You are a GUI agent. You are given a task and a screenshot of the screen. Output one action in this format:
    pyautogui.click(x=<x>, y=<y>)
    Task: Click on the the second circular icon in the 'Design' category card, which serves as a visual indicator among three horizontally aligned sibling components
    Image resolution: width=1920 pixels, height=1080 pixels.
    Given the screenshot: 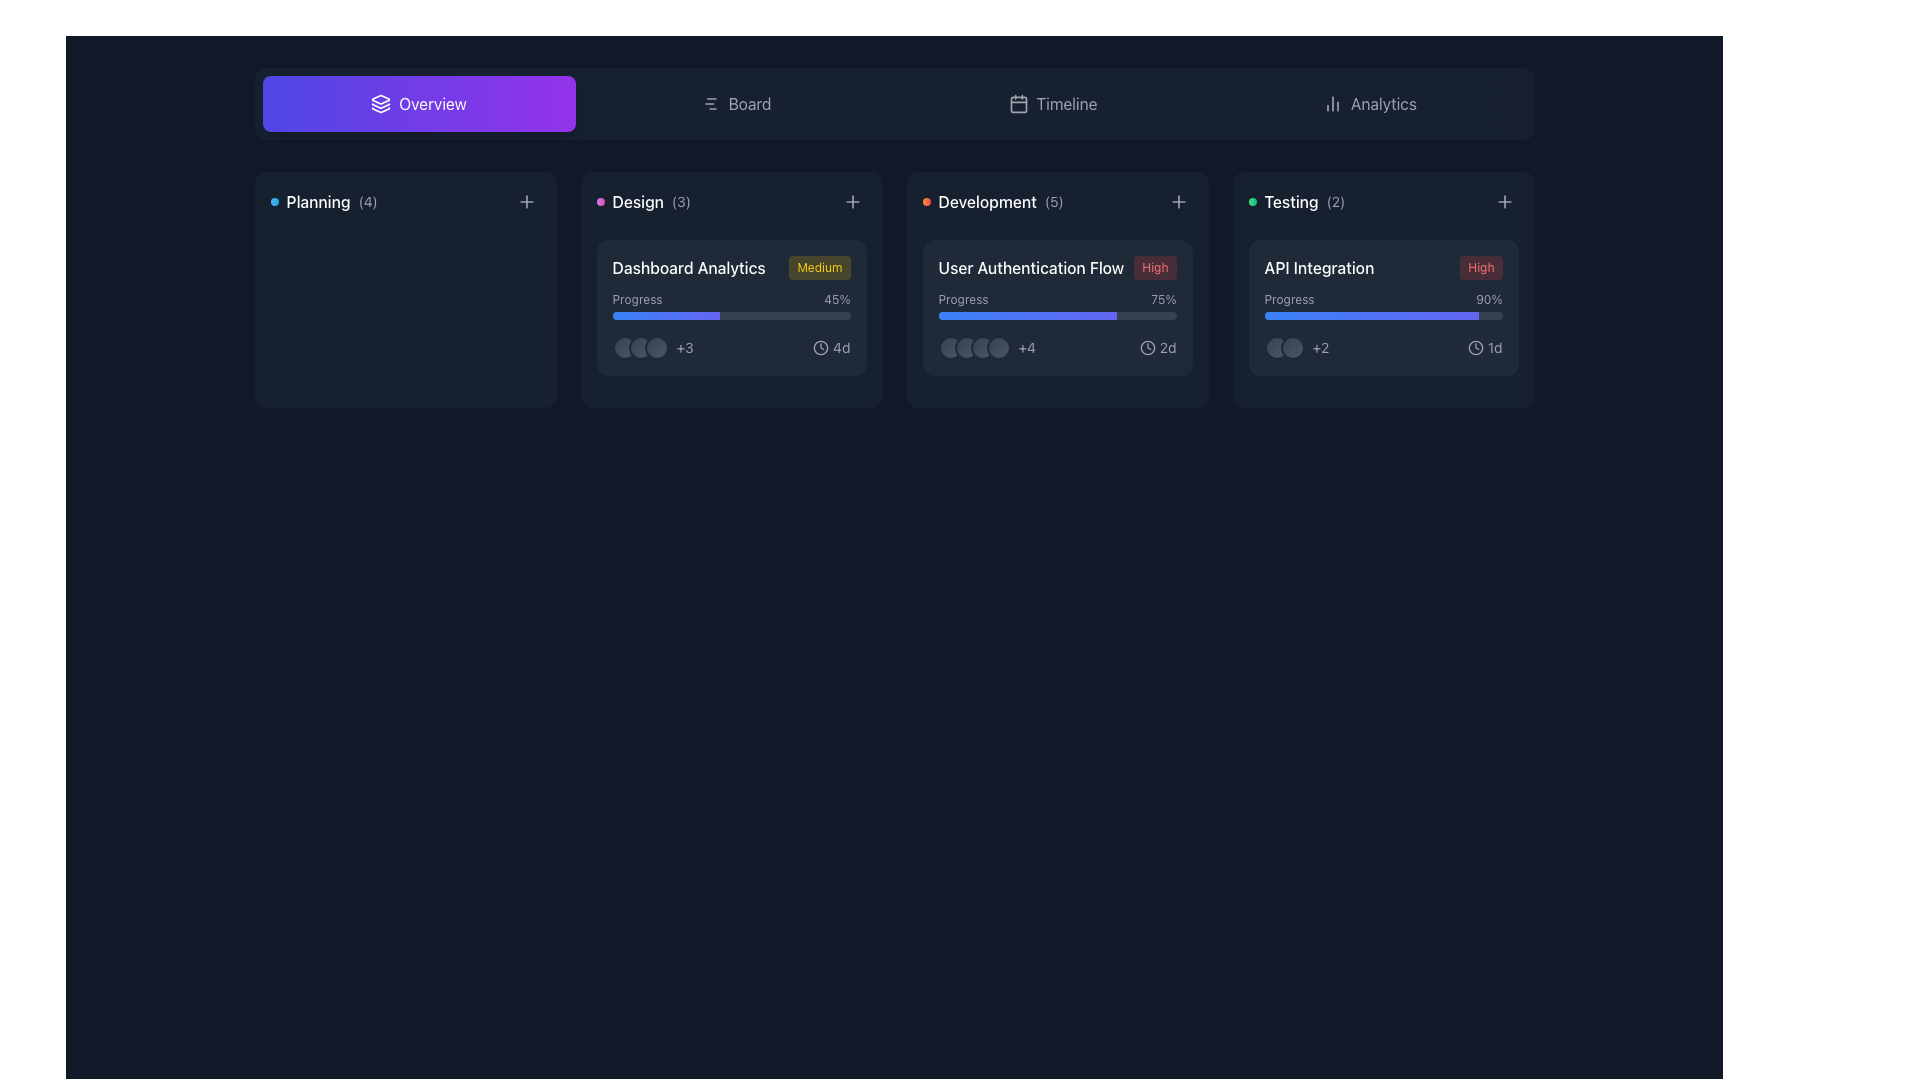 What is the action you would take?
    pyautogui.click(x=640, y=346)
    